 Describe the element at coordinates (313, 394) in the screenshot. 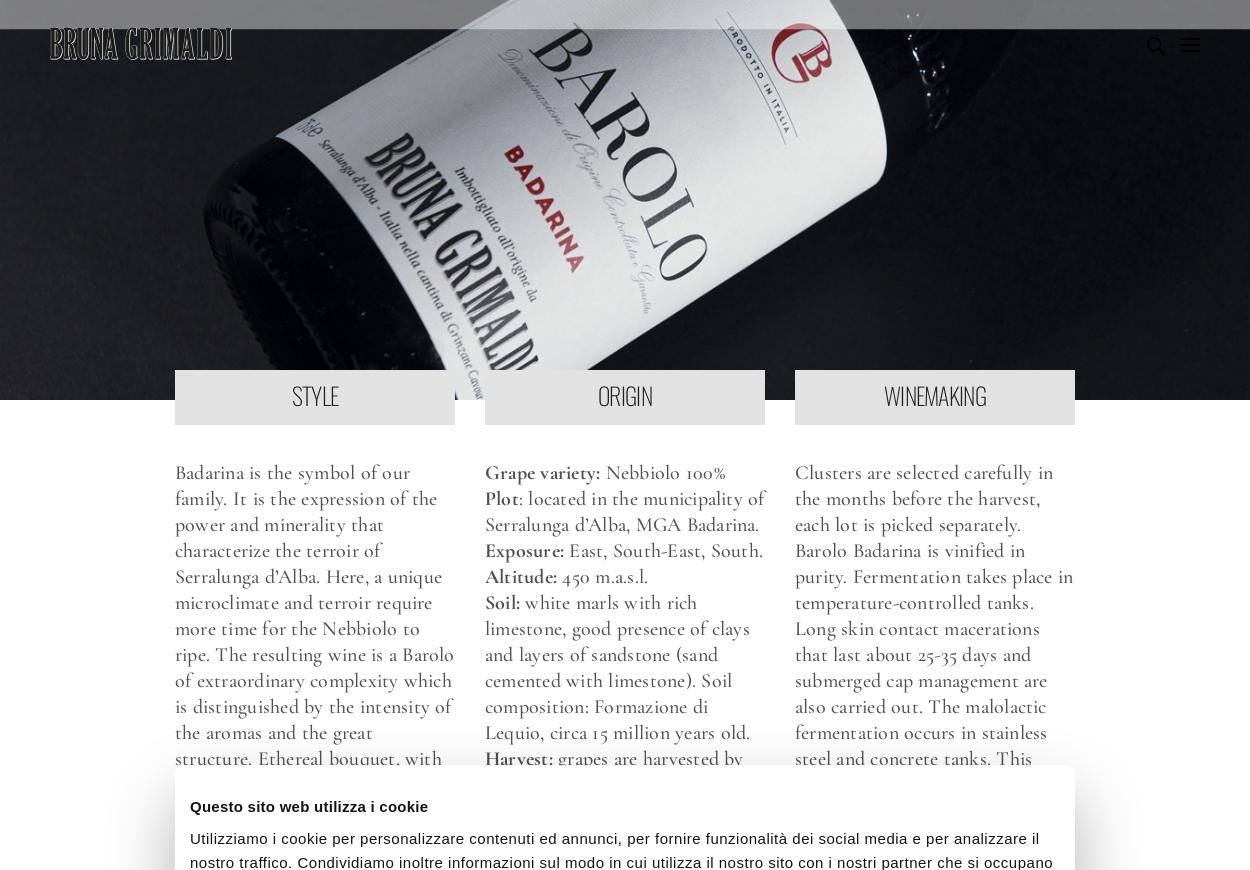

I see `'STYLE'` at that location.